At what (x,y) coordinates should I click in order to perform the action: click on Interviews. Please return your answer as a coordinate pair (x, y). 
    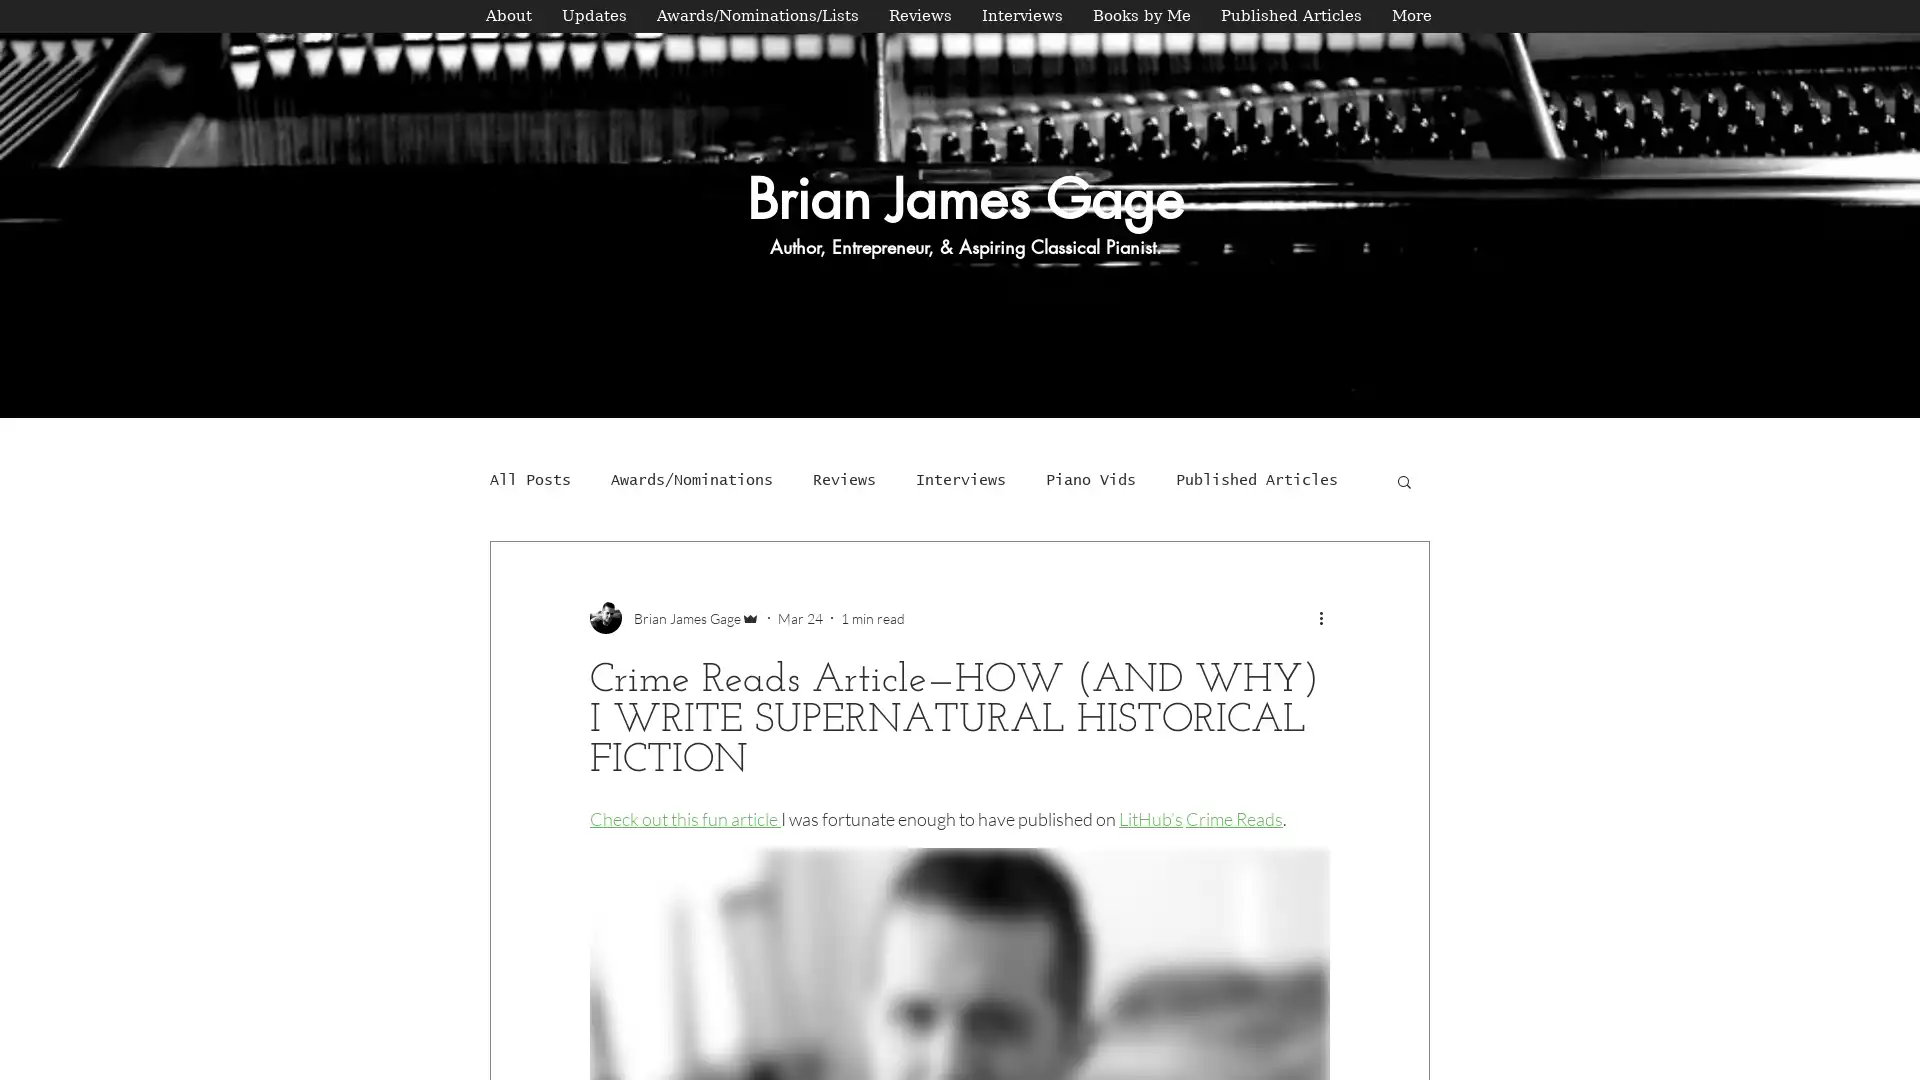
    Looking at the image, I should click on (960, 481).